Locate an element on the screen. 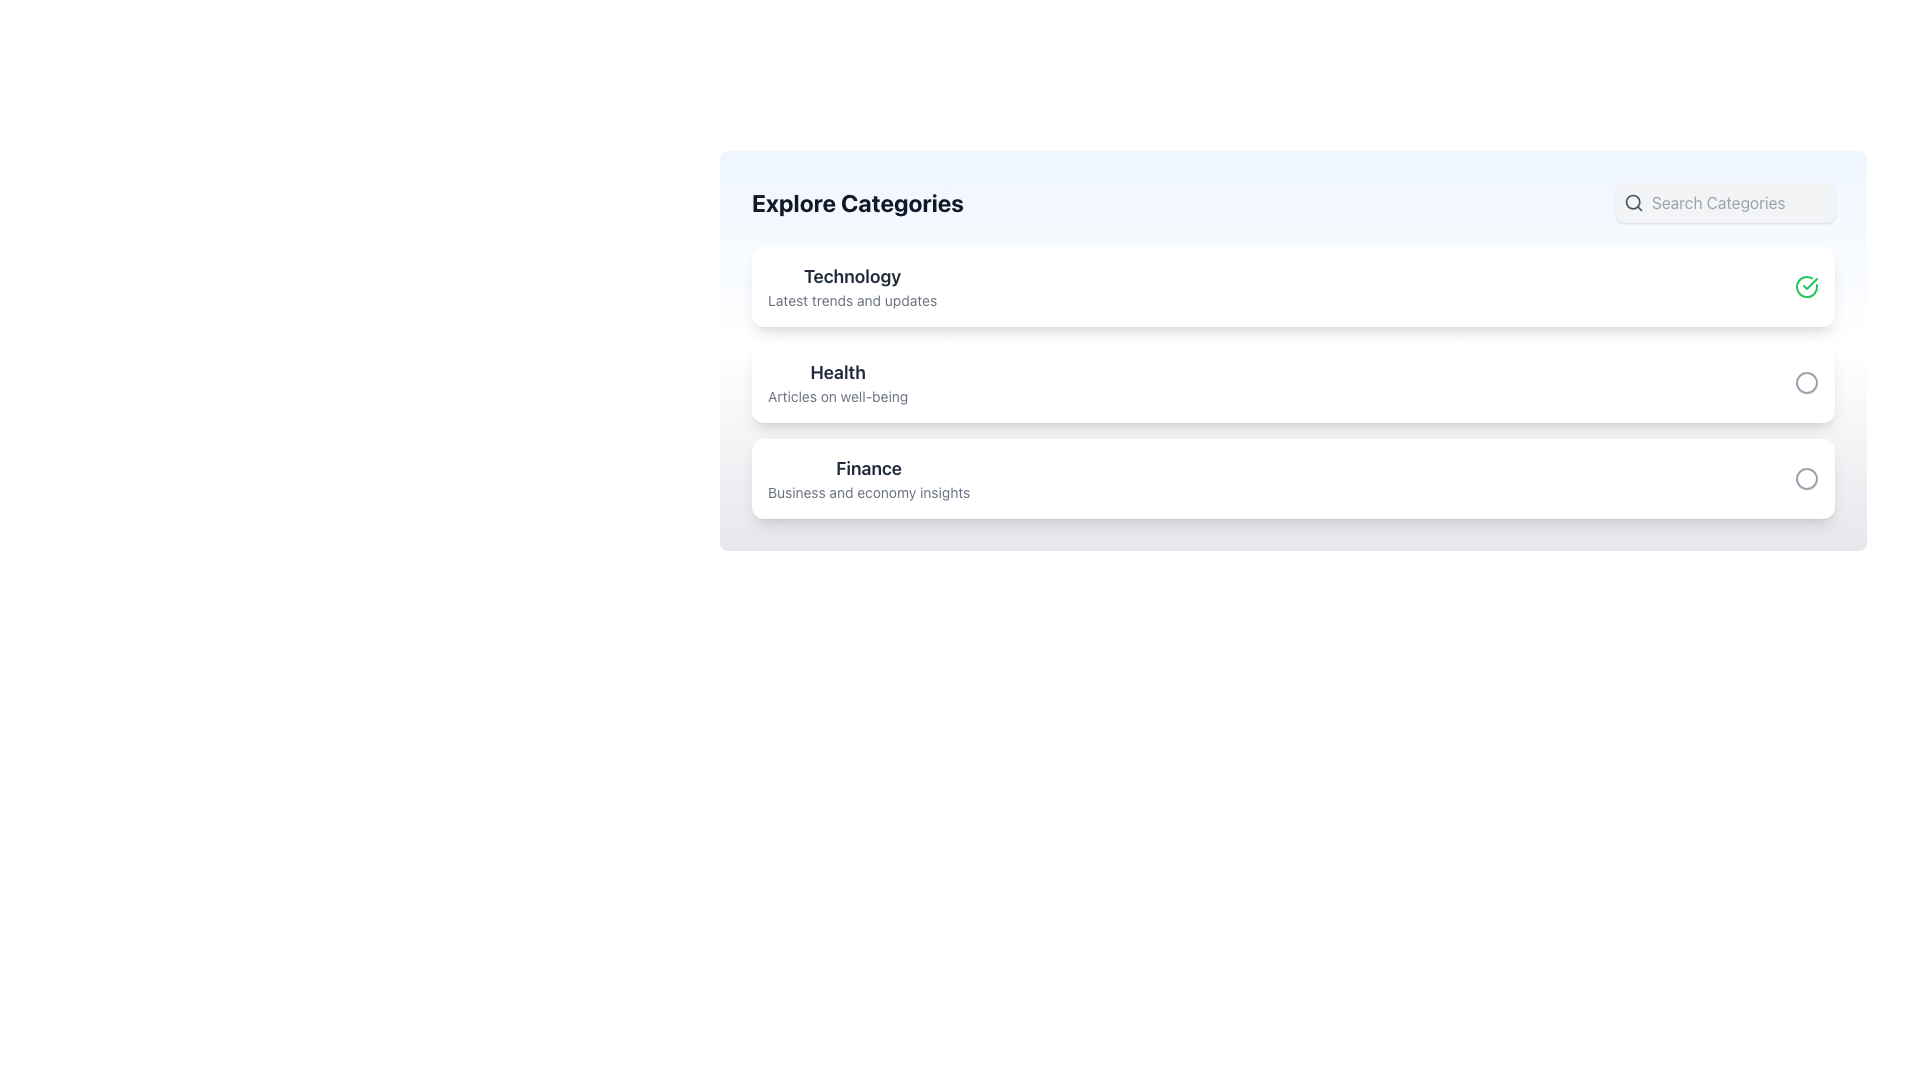 This screenshot has width=1920, height=1080. the circular icon representing the 'Finance' category selection in the 'Explore Categories' panel is located at coordinates (1806, 478).